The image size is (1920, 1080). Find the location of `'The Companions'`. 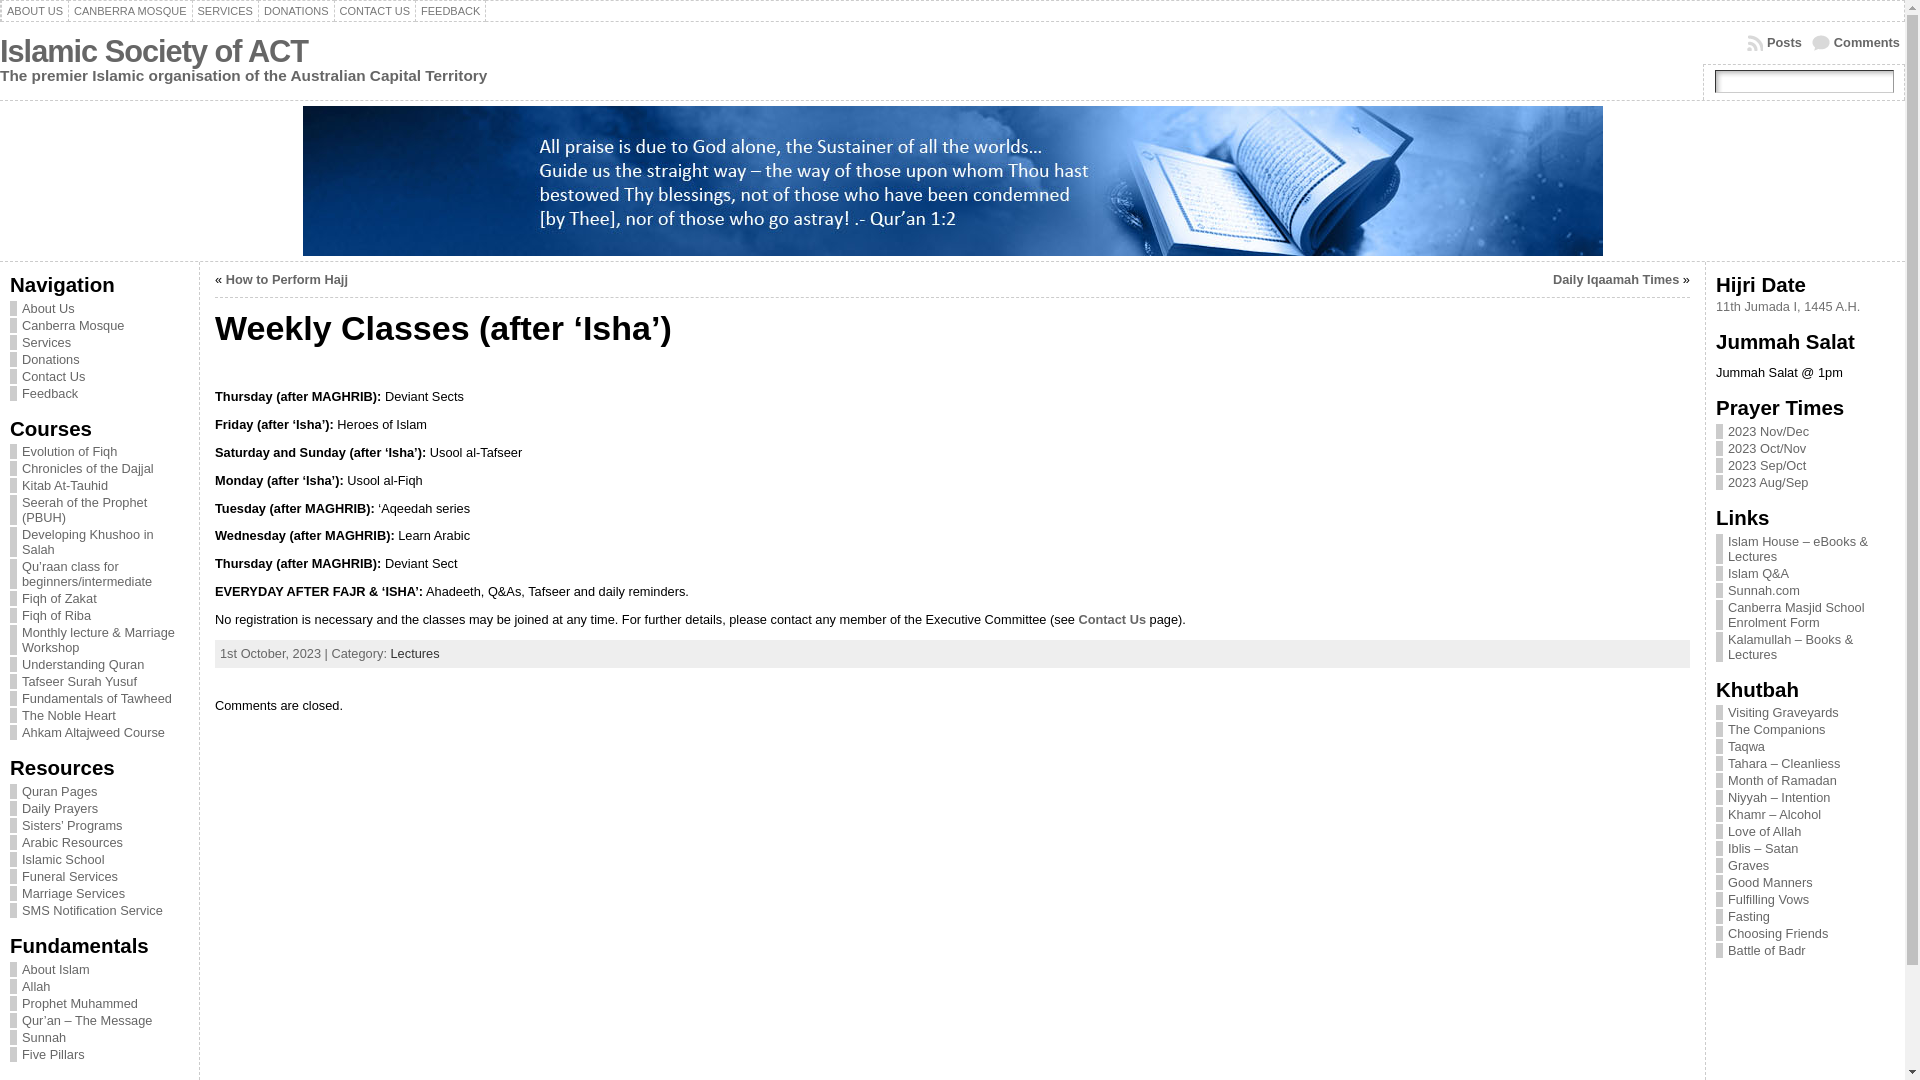

'The Companions' is located at coordinates (1727, 729).